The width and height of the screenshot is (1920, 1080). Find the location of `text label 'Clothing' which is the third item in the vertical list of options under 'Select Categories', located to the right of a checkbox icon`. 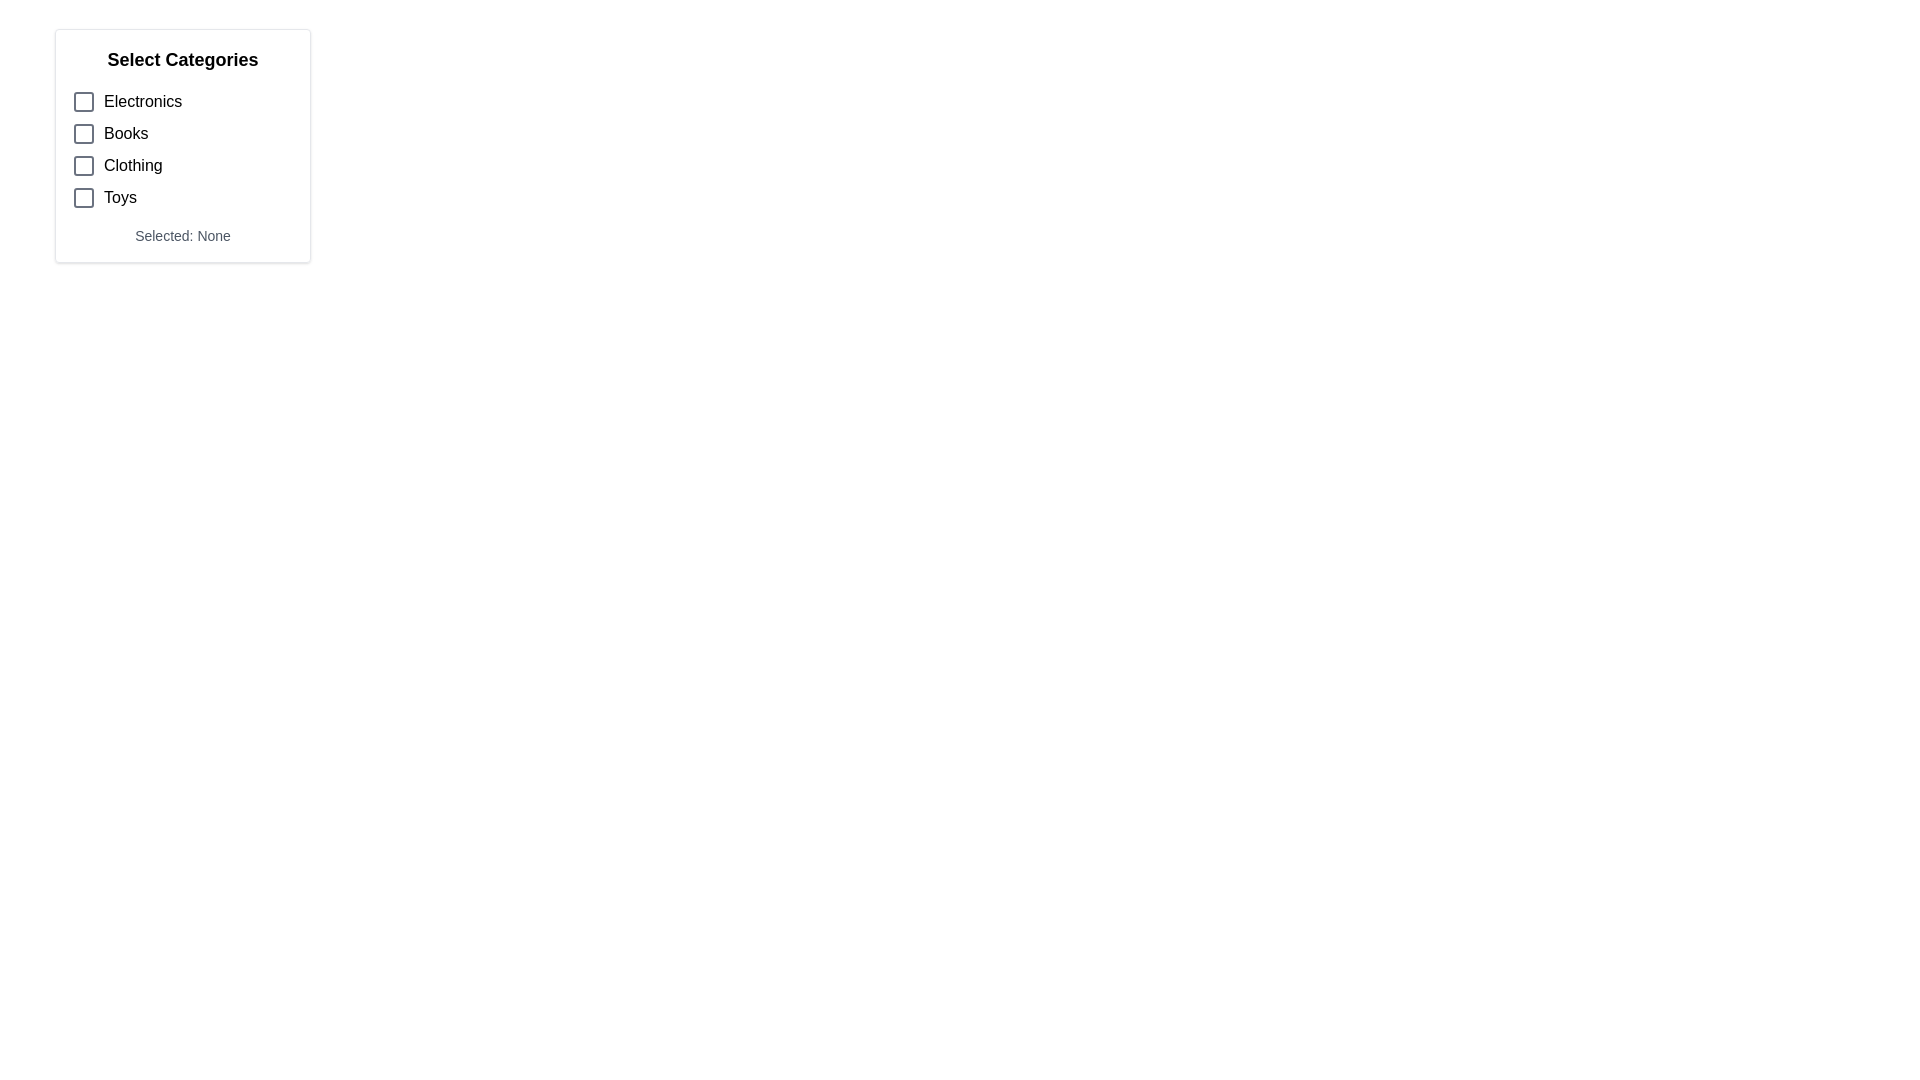

text label 'Clothing' which is the third item in the vertical list of options under 'Select Categories', located to the right of a checkbox icon is located at coordinates (132, 164).